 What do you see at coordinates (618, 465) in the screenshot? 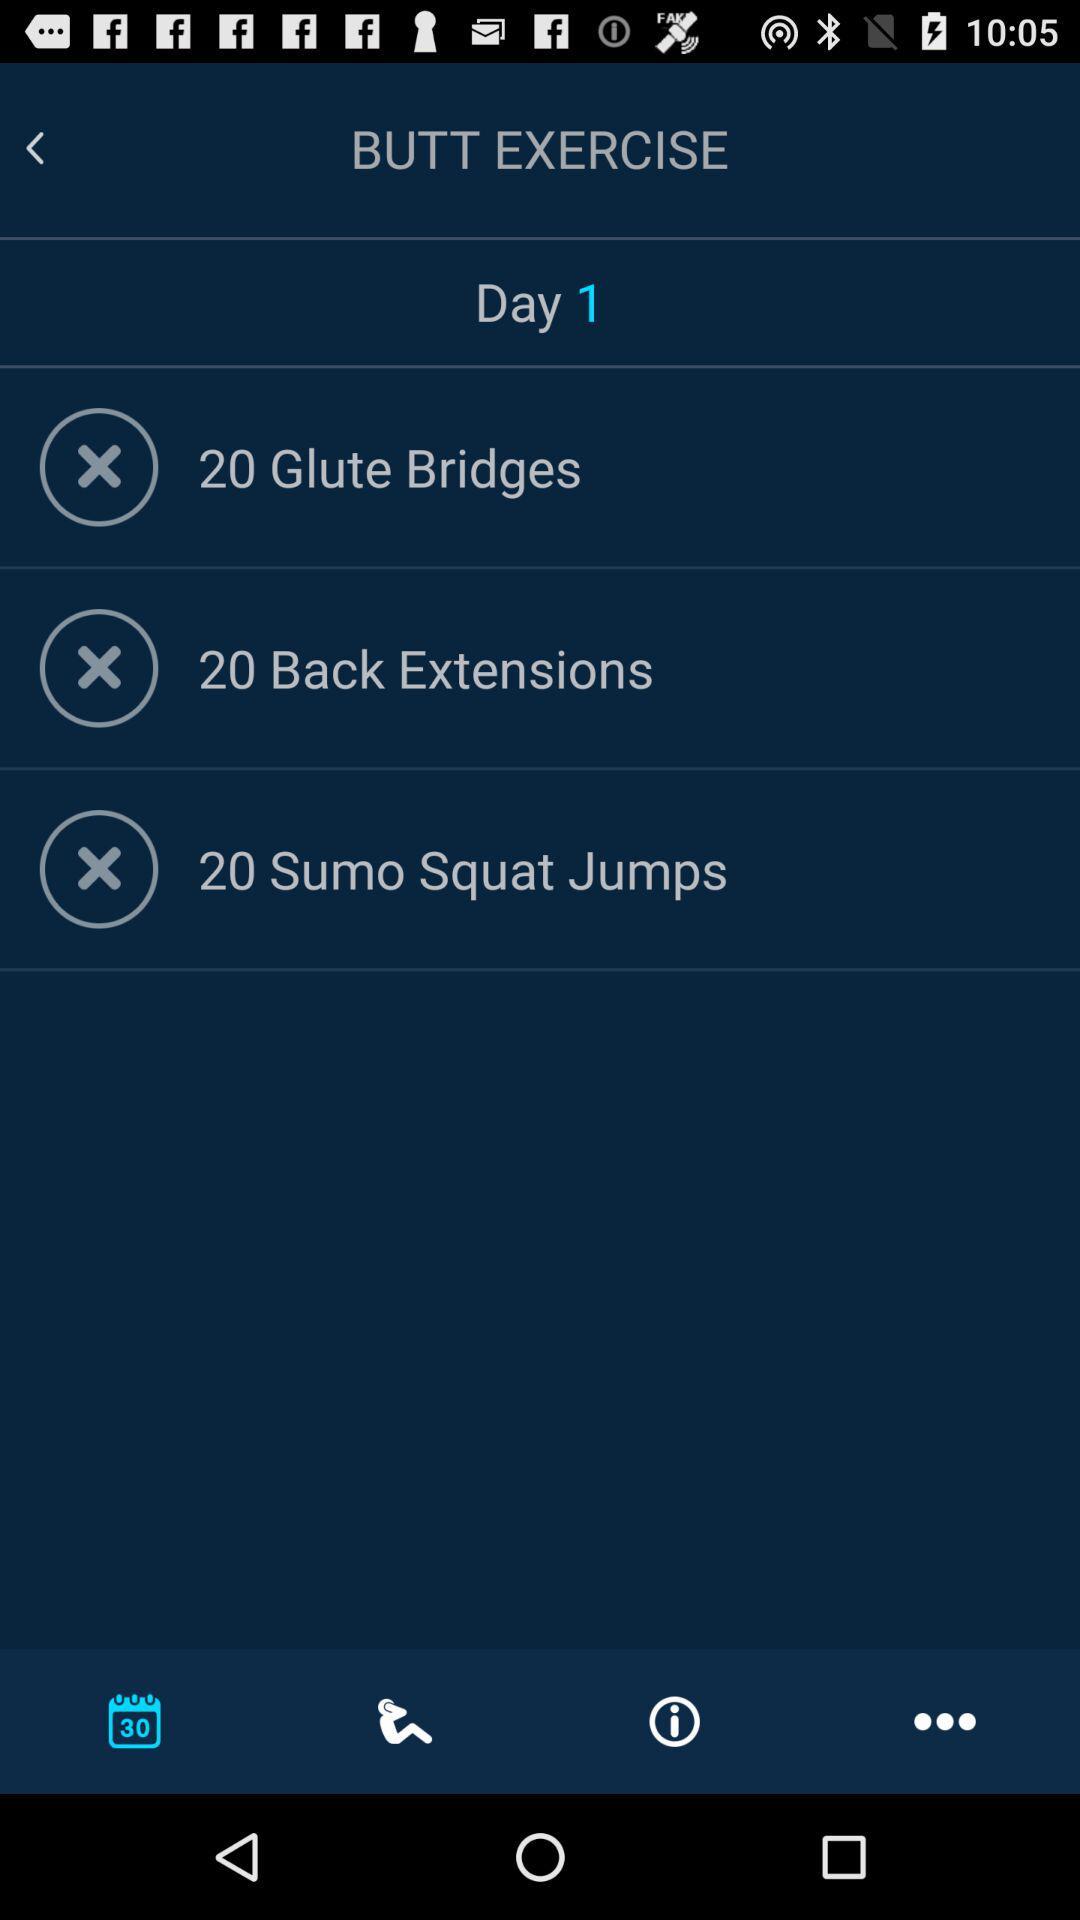
I see `the 20 glute bridges` at bounding box center [618, 465].